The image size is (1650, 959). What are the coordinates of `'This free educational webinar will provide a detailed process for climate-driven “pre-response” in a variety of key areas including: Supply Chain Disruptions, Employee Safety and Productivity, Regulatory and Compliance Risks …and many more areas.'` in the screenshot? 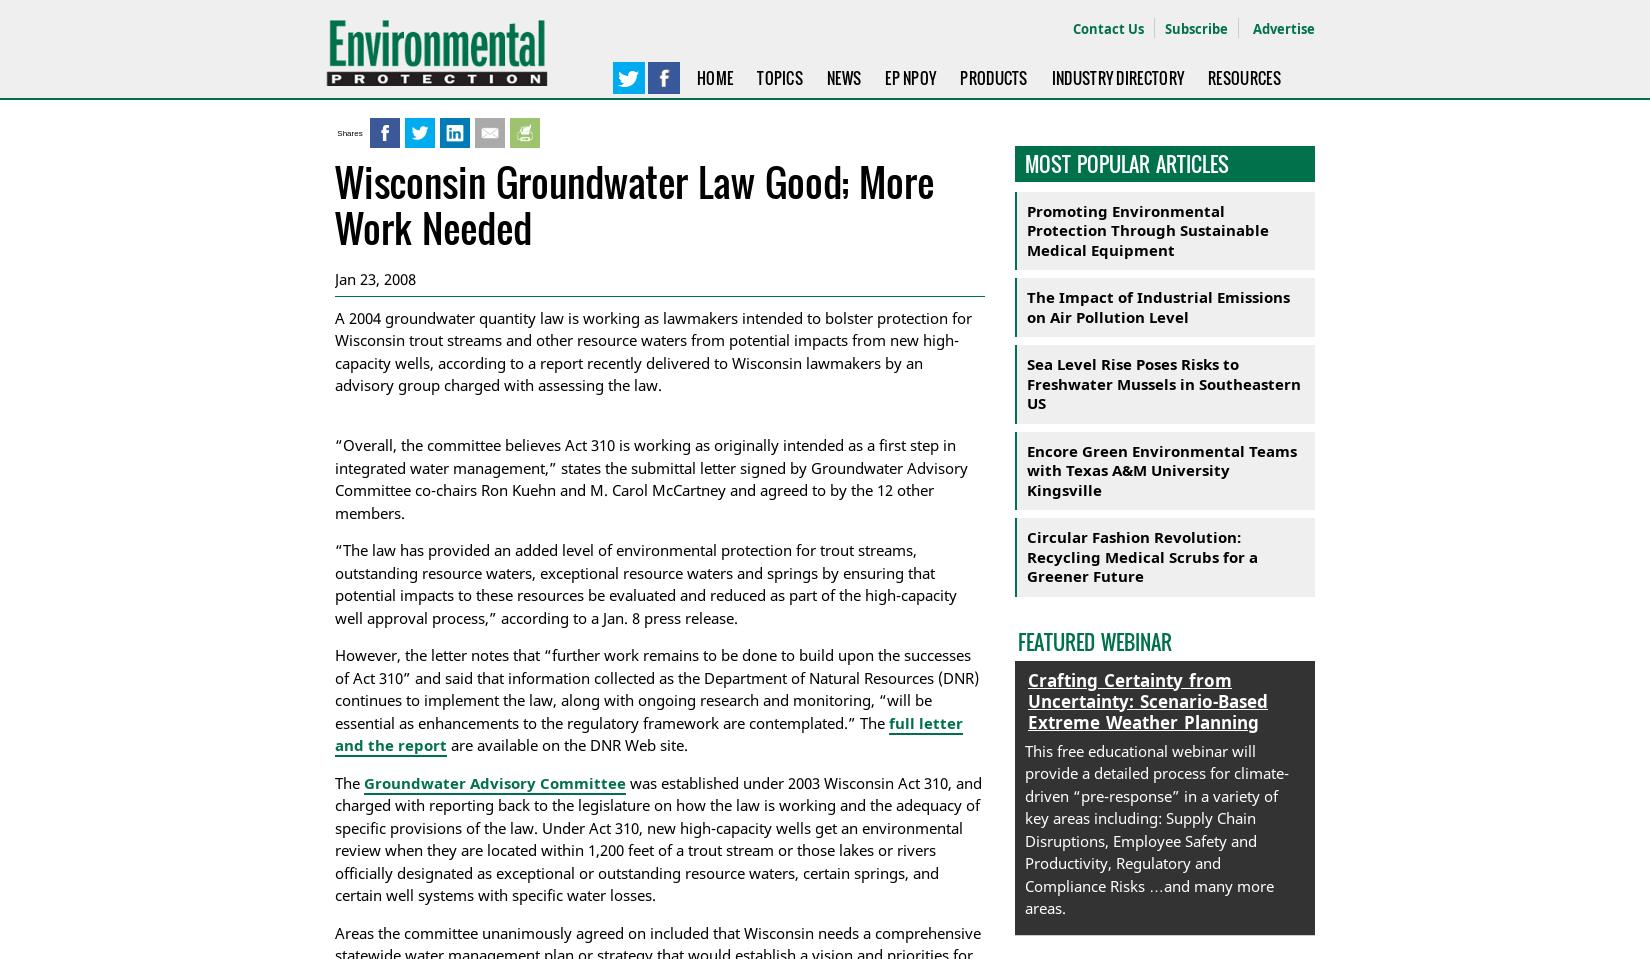 It's located at (1024, 827).